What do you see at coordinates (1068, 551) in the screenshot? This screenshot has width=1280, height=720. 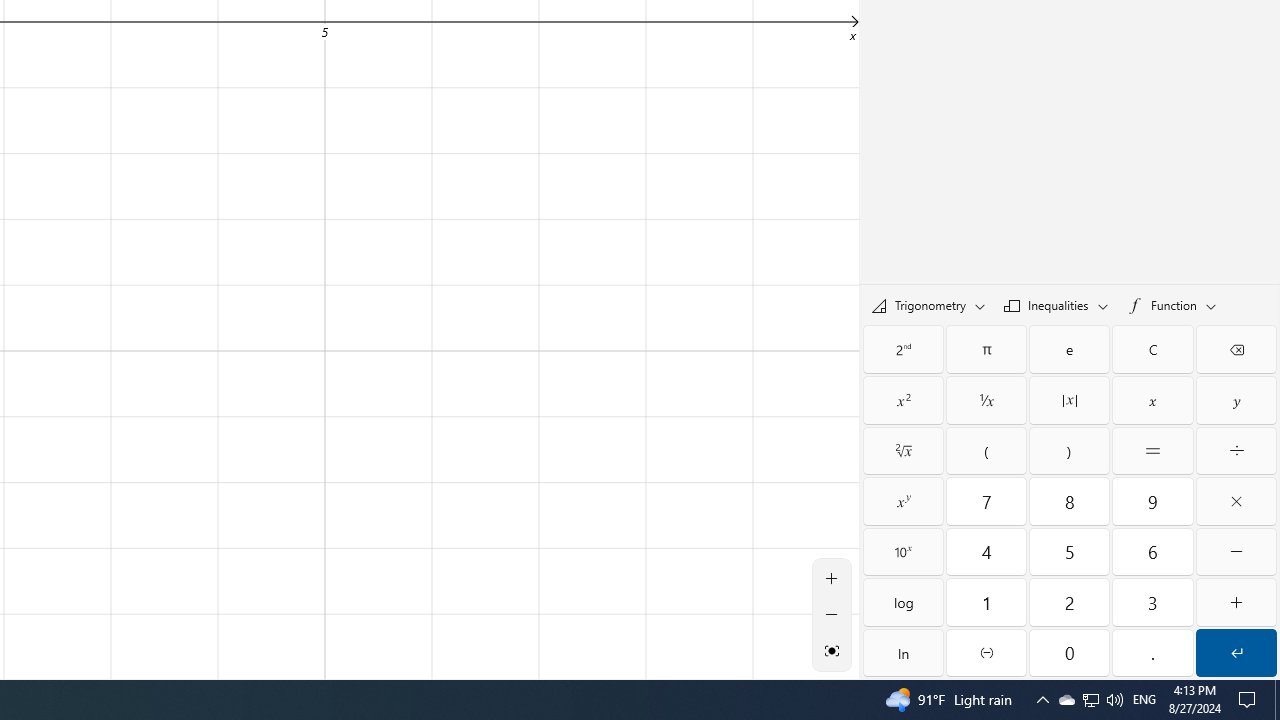 I see `'Five'` at bounding box center [1068, 551].